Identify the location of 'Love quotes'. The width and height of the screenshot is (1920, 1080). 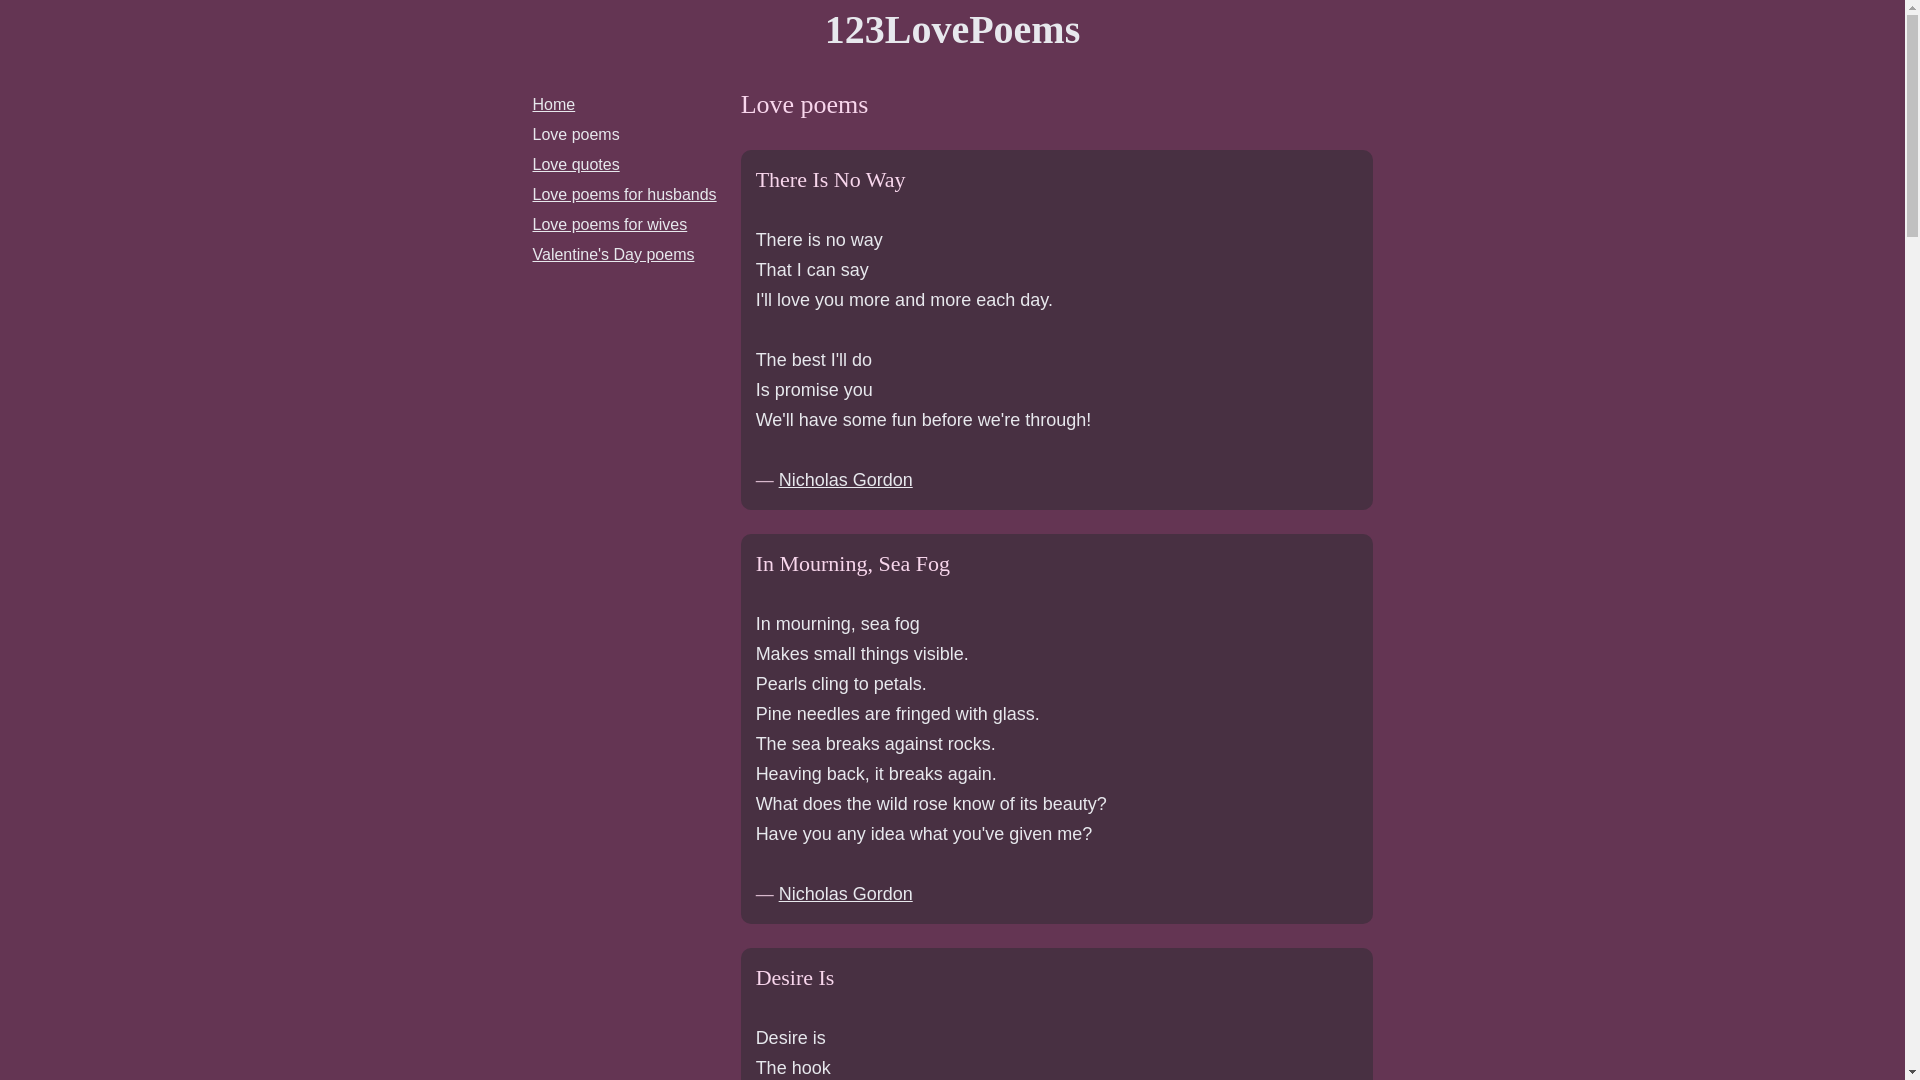
(532, 163).